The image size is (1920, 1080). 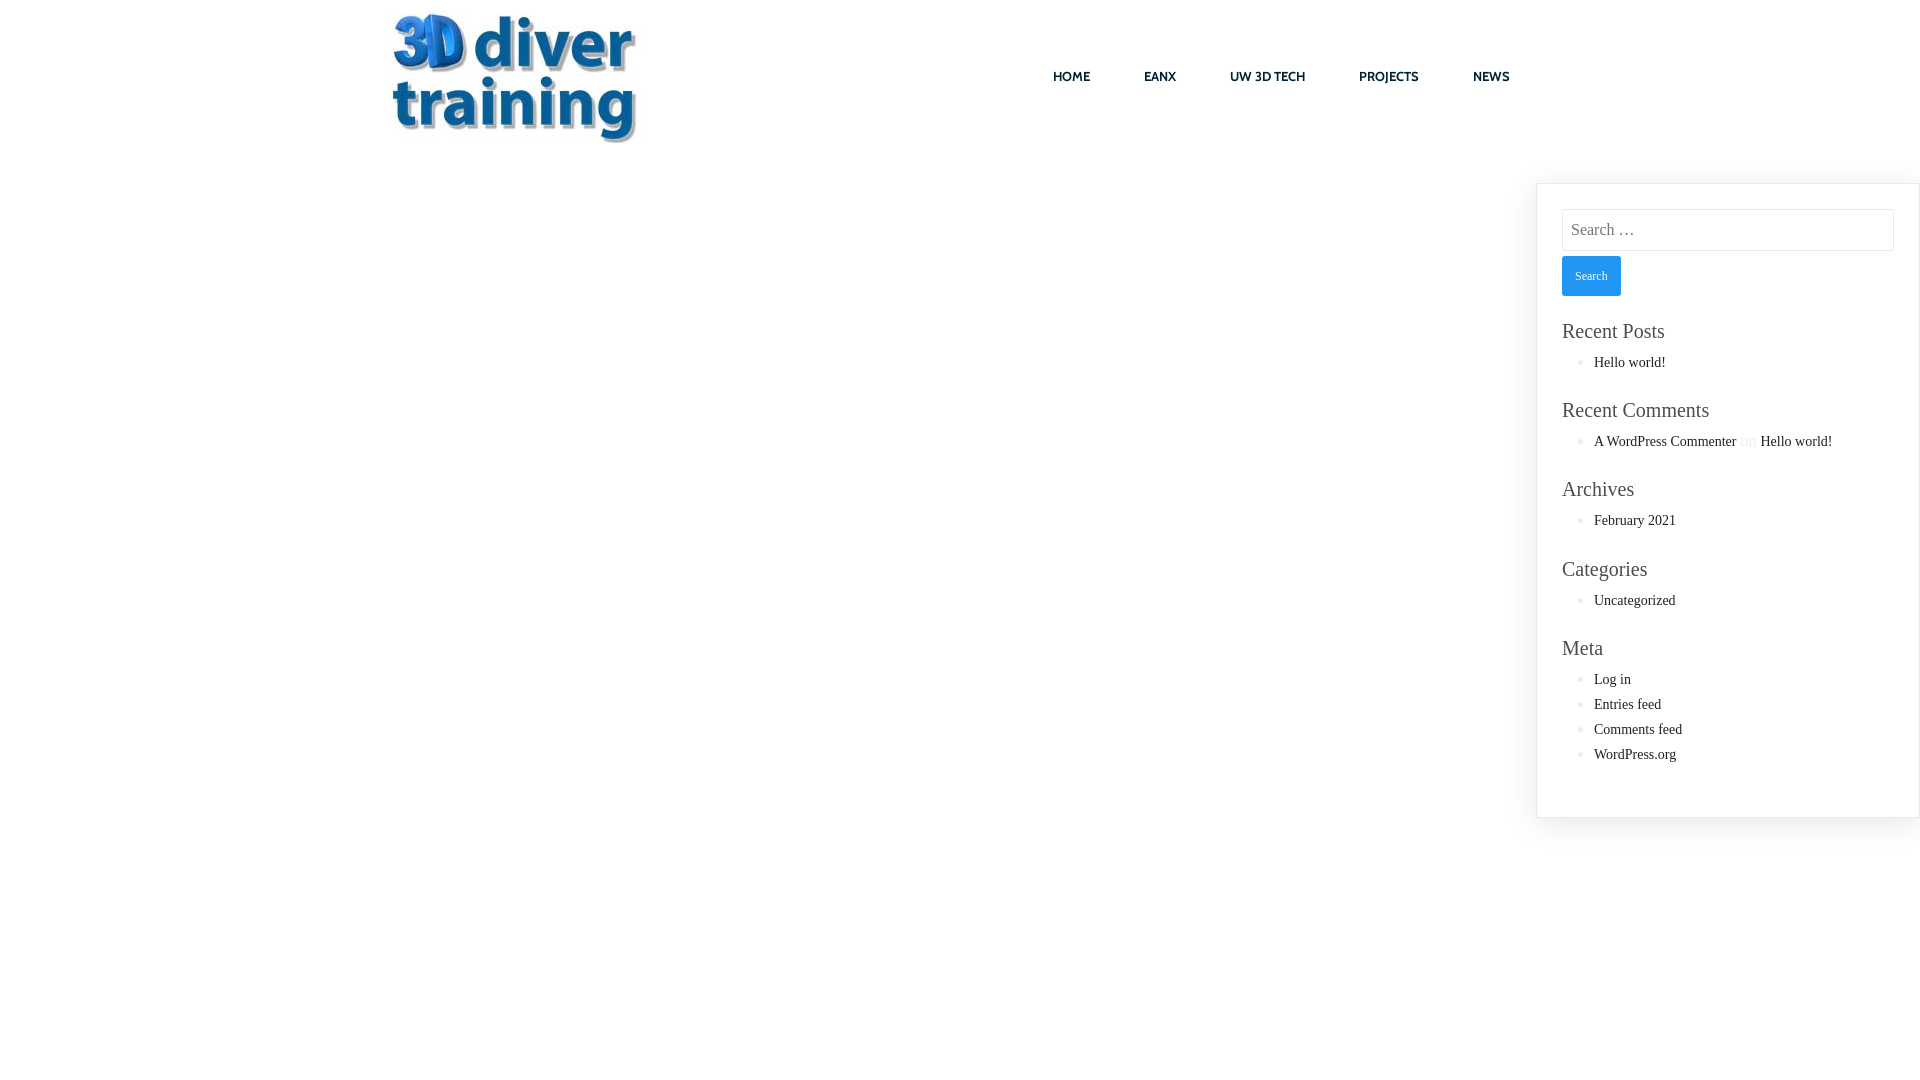 I want to click on 'HOME', so click(x=1070, y=76).